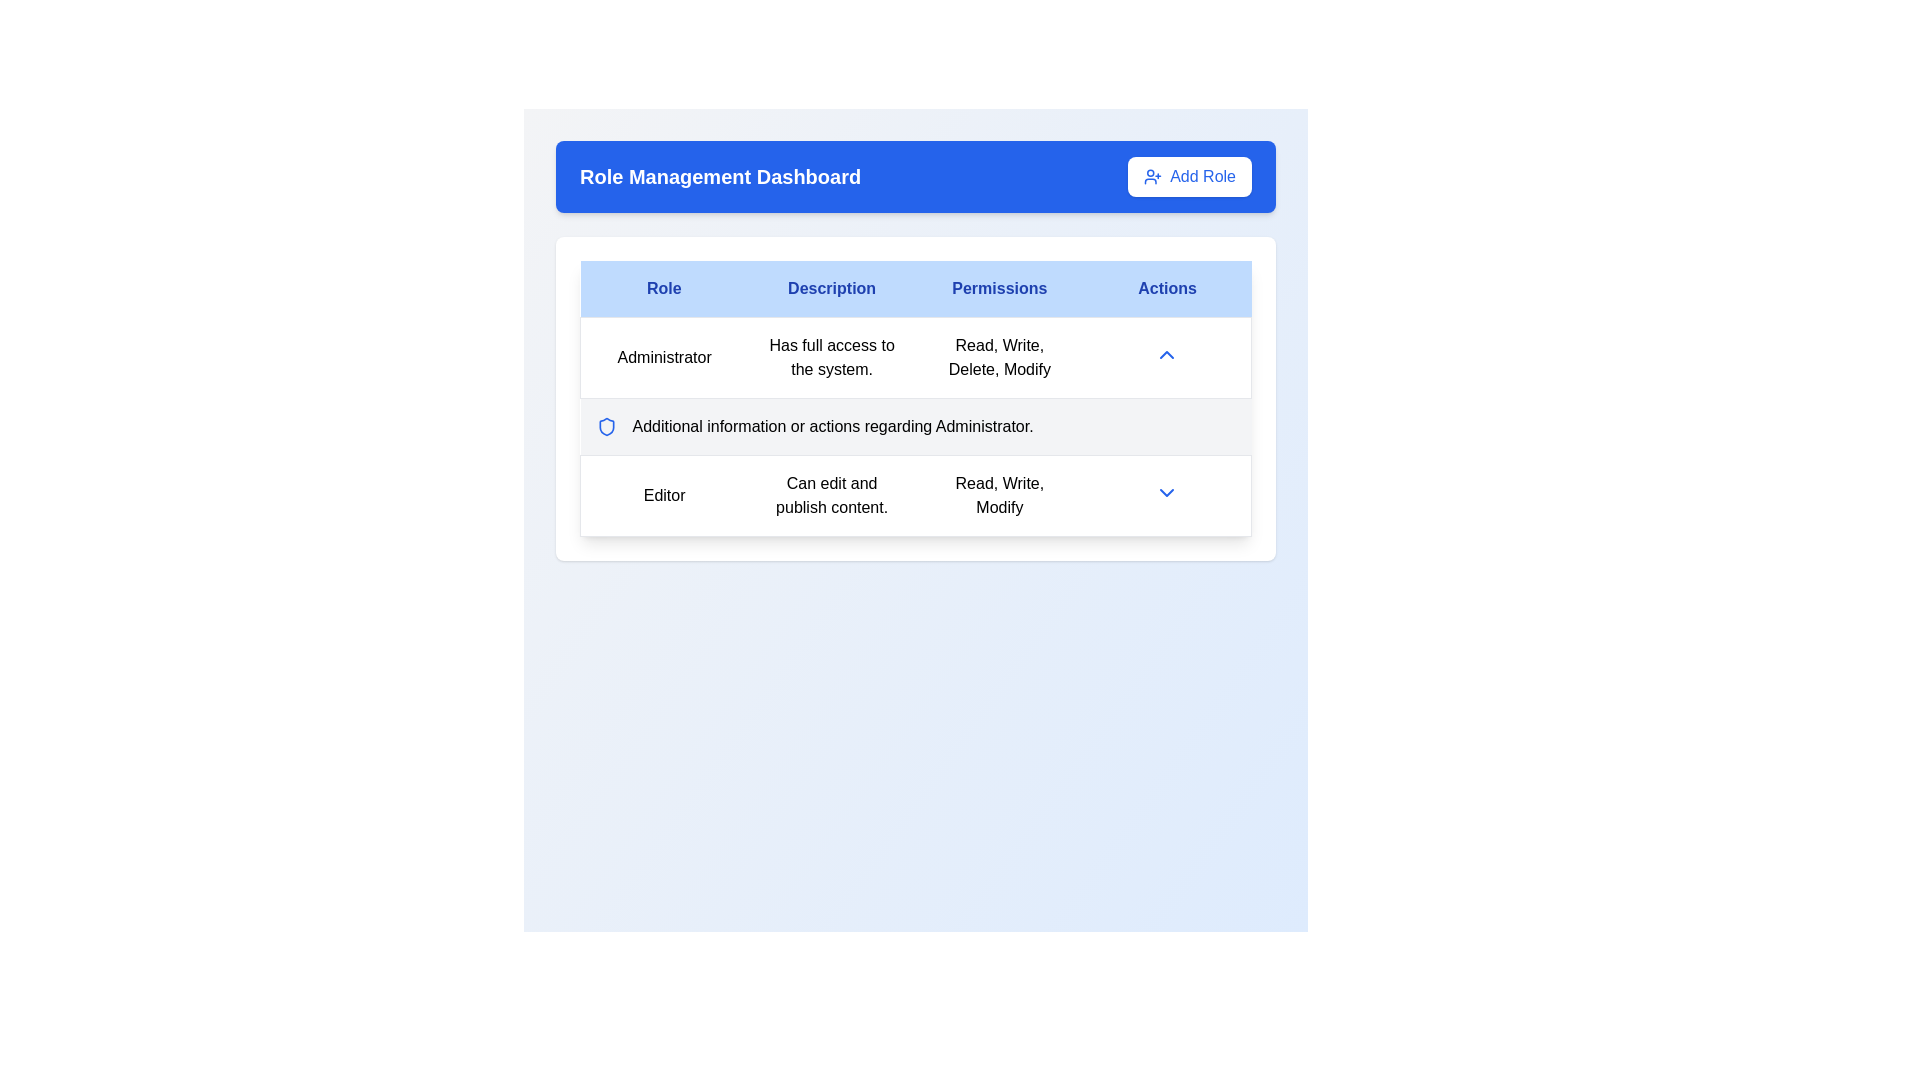  I want to click on the text label 'Role' which is a bold blue colored element located at the beginning of a table header row, so click(664, 289).